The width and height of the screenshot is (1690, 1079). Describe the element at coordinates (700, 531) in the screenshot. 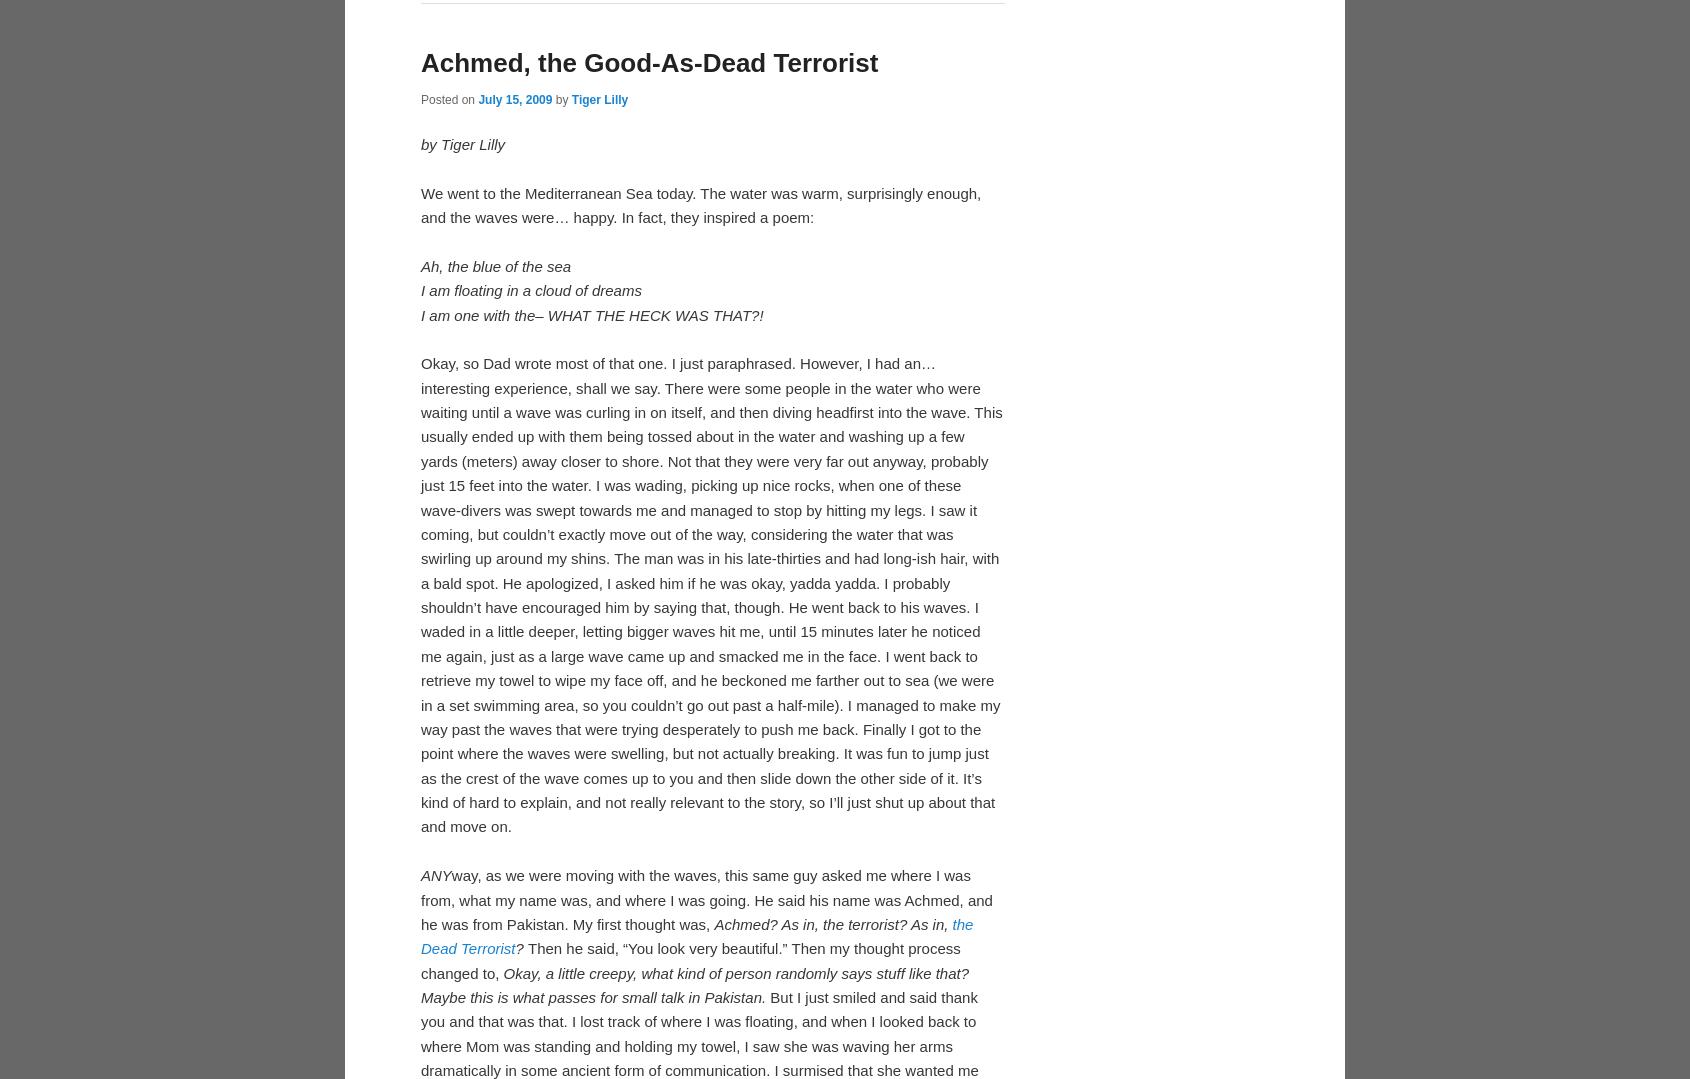

I see `'We went to the Mediterranean Sea today. The water was warm, surprisingly enough, and the waves were… happy. In fact, they inspired a poem:'` at that location.